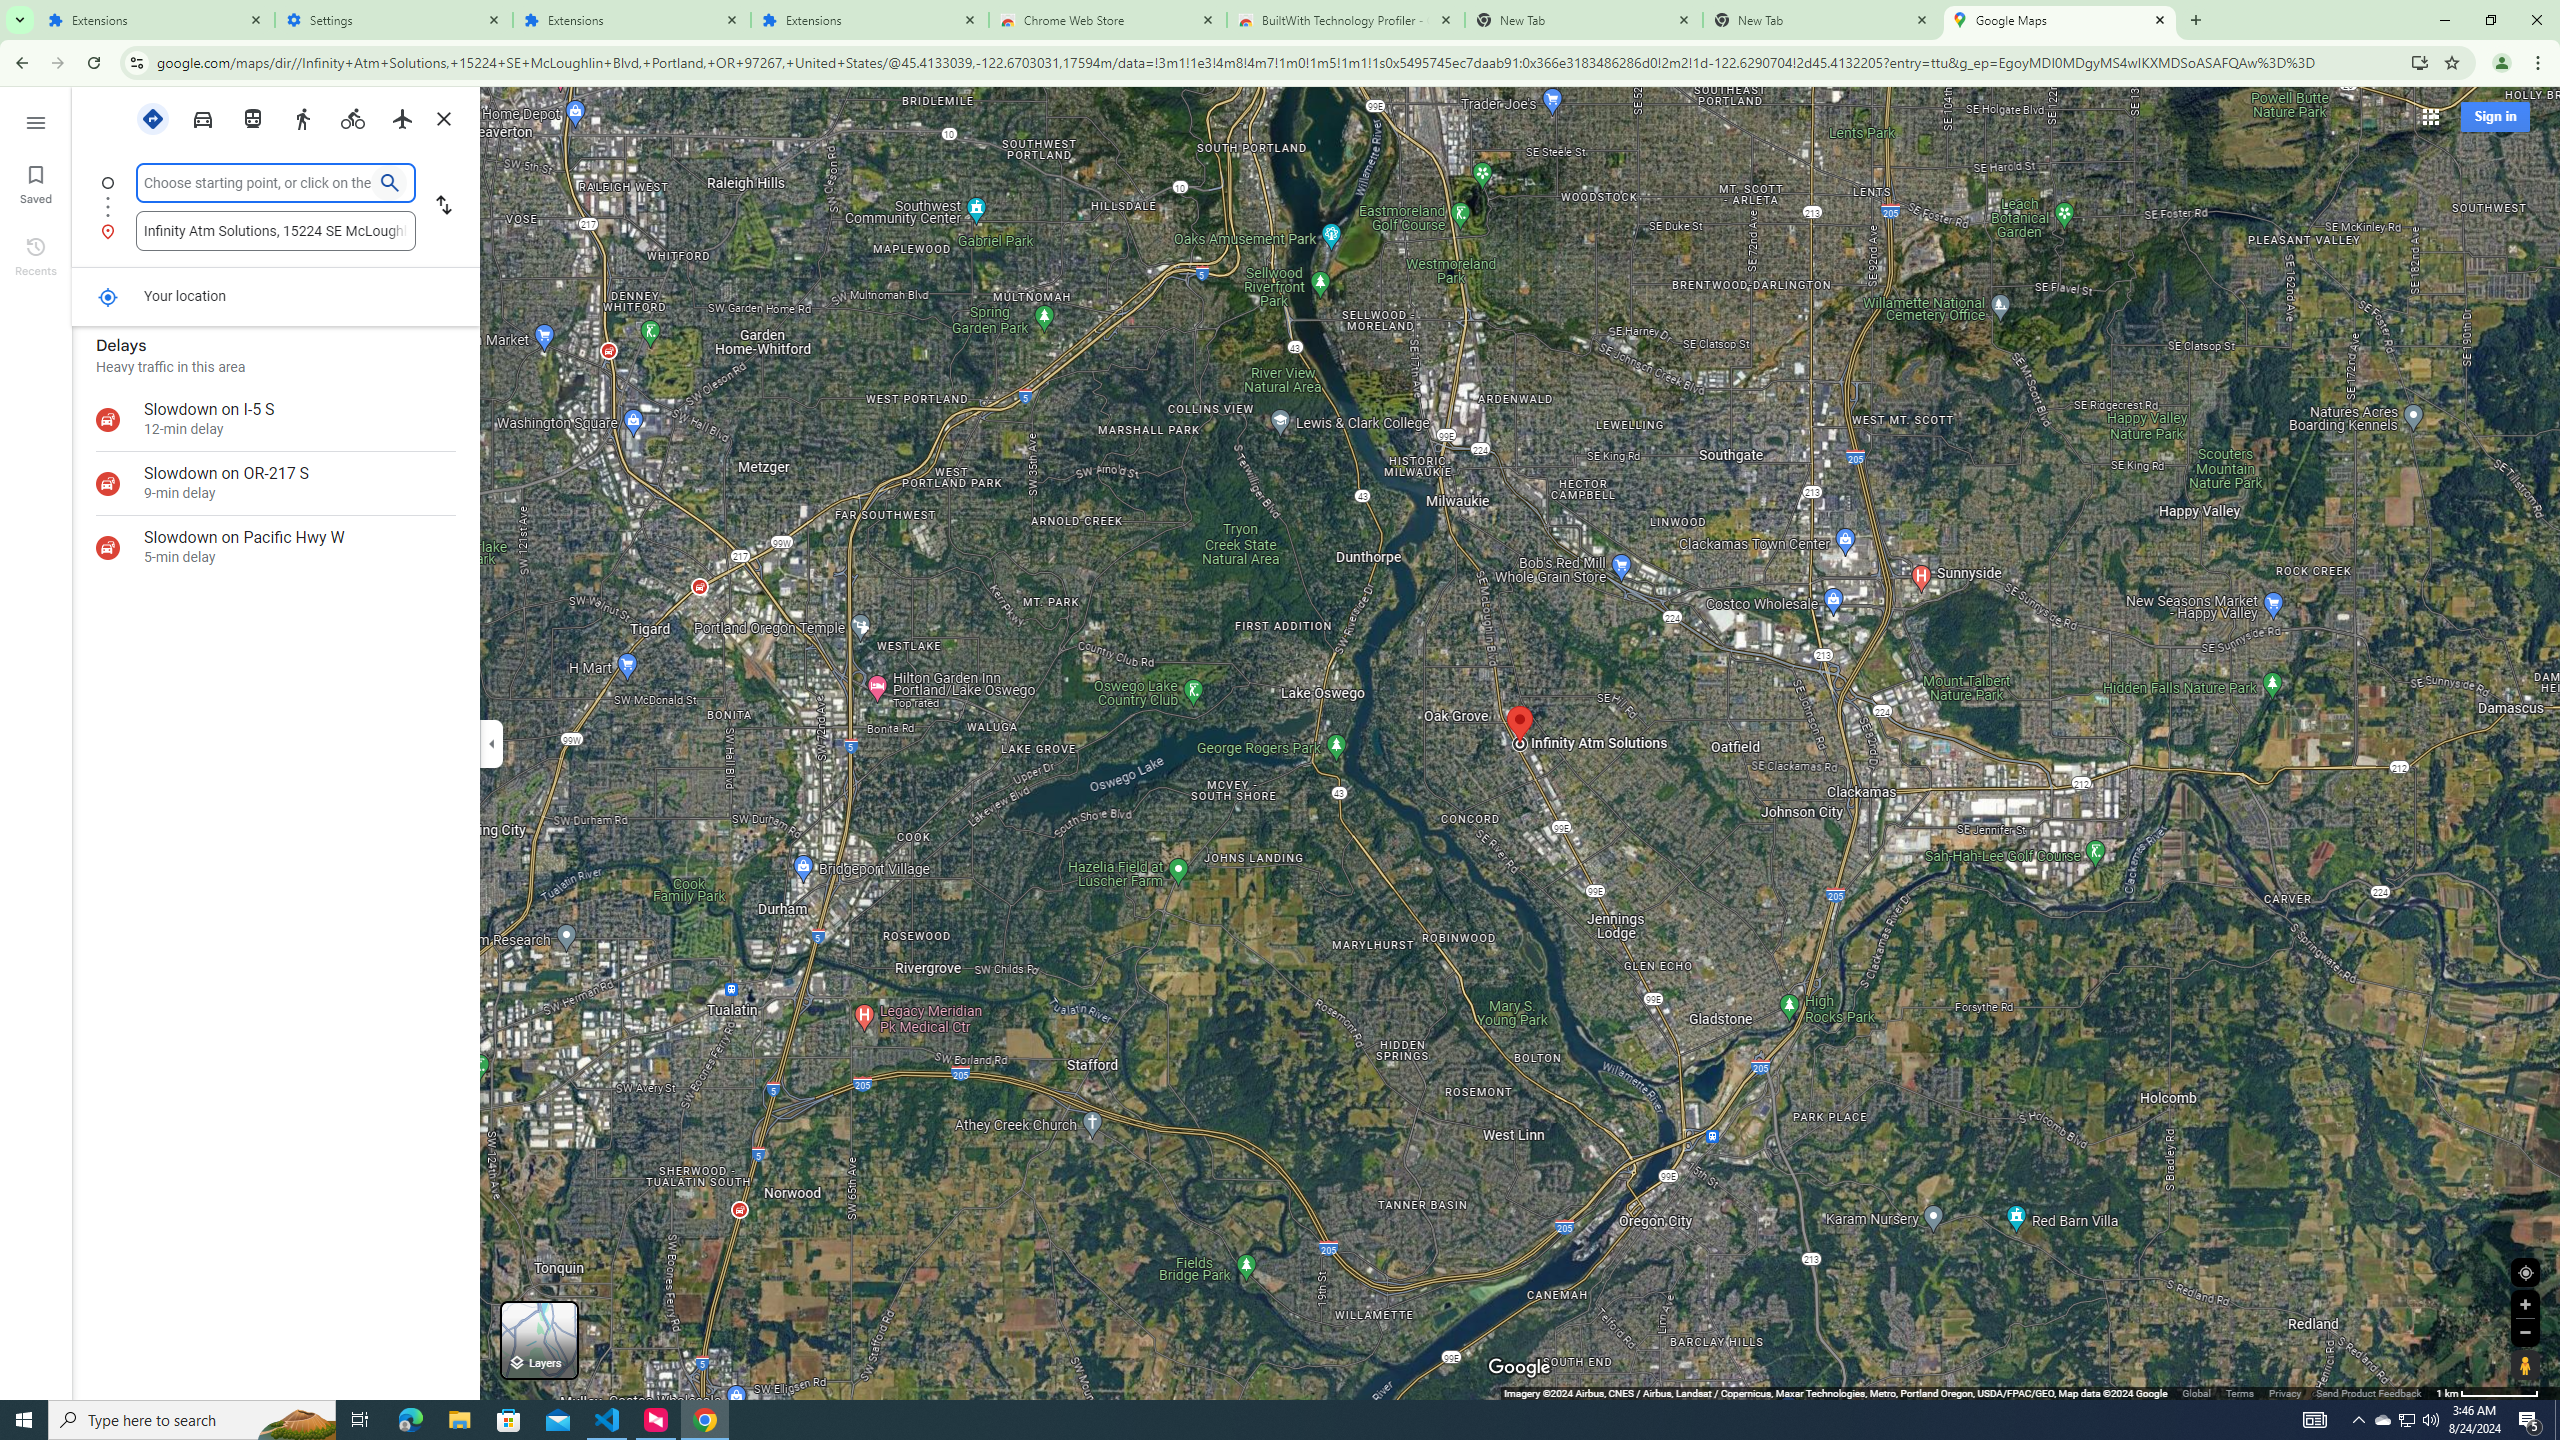  I want to click on 'Google Maps', so click(2059, 19).